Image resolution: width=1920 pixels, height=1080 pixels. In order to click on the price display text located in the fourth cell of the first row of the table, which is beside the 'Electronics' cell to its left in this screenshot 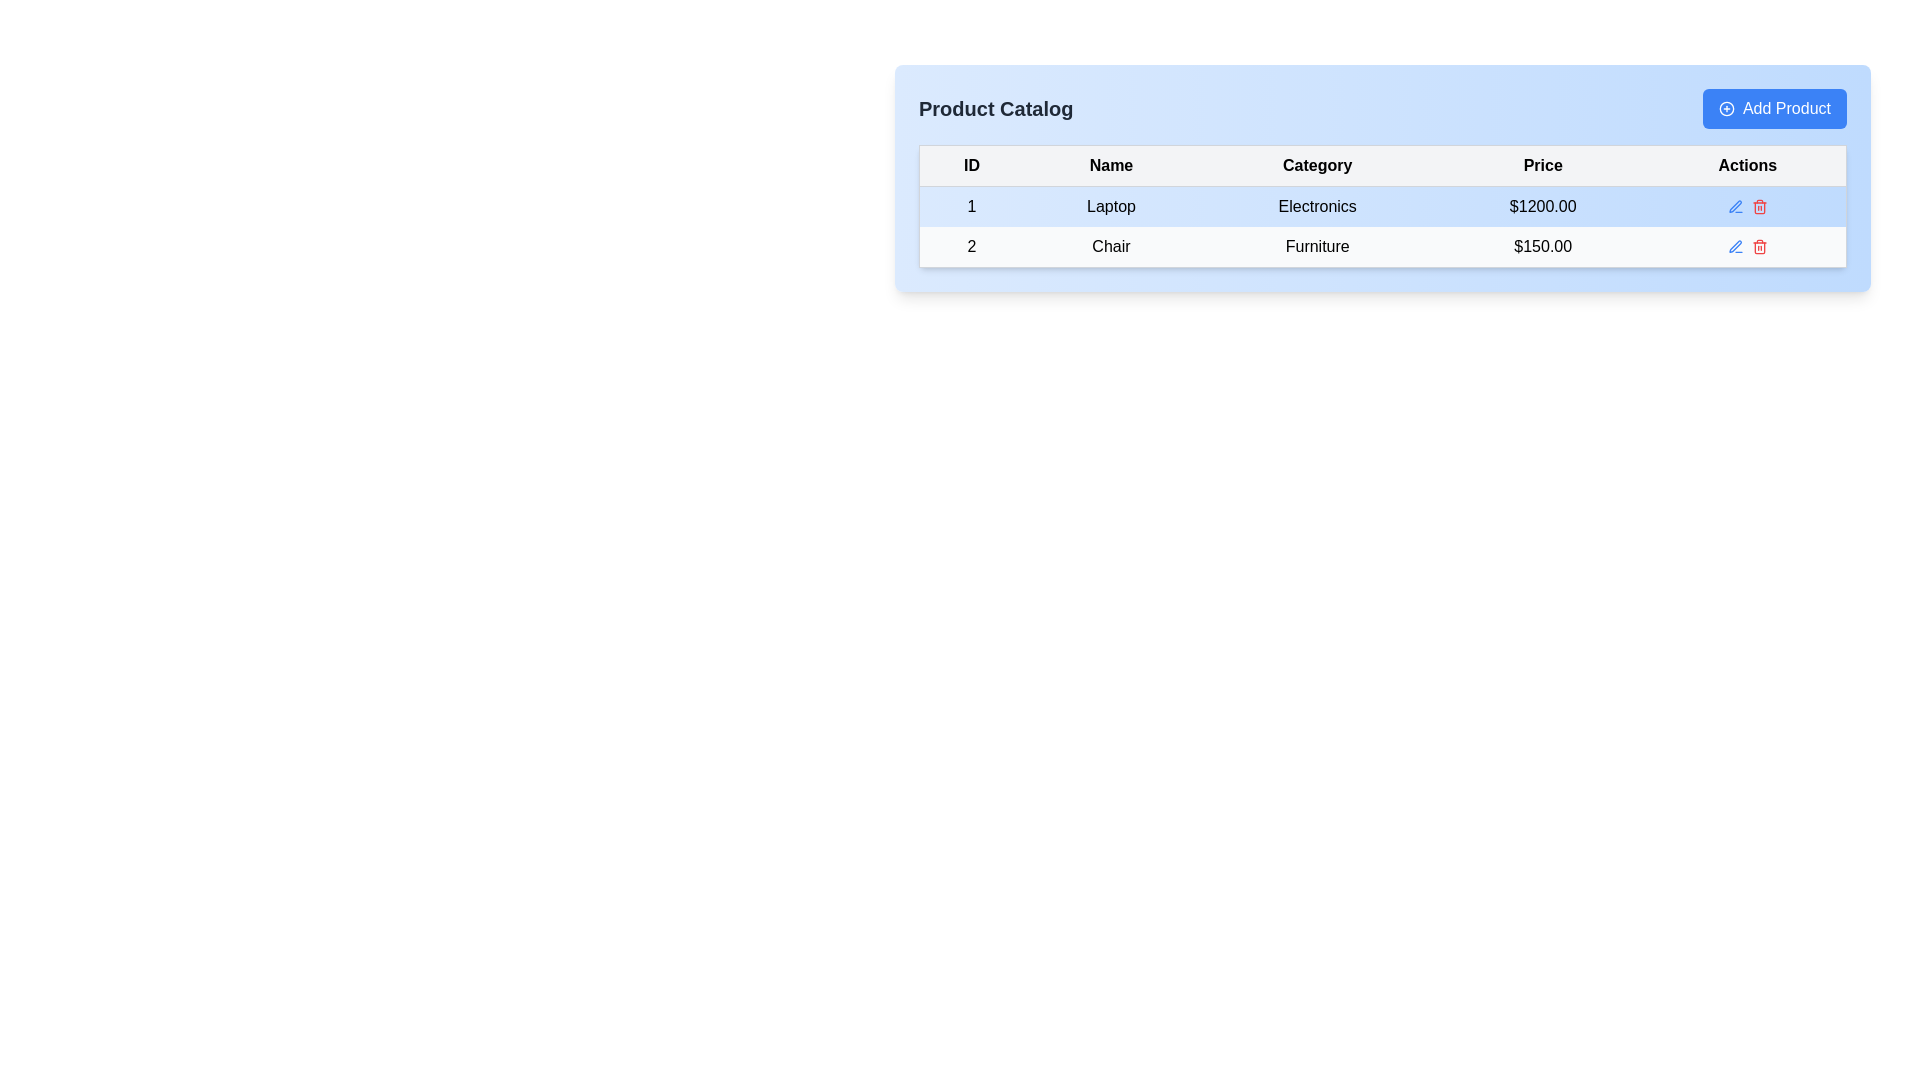, I will do `click(1542, 206)`.